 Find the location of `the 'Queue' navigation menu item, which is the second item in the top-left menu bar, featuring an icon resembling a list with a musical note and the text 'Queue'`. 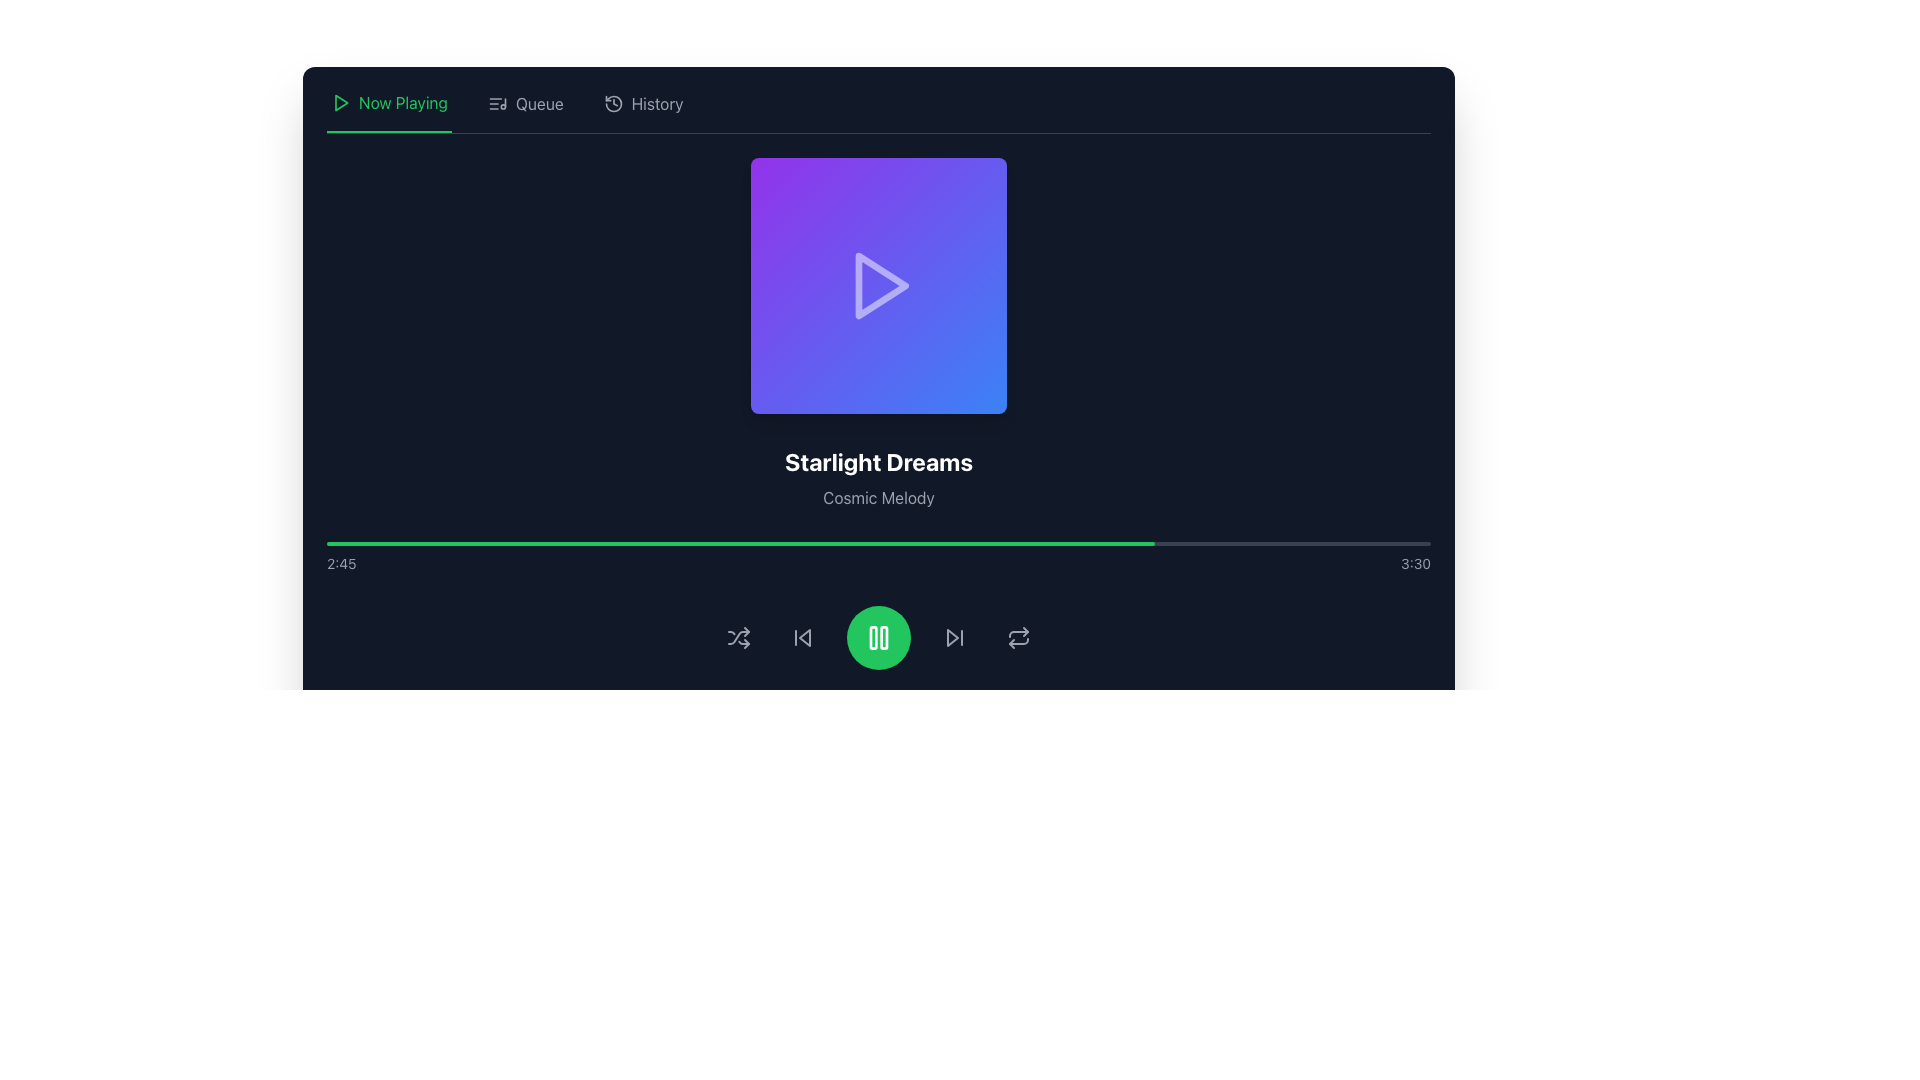

the 'Queue' navigation menu item, which is the second item in the top-left menu bar, featuring an icon resembling a list with a musical note and the text 'Queue' is located at coordinates (525, 111).